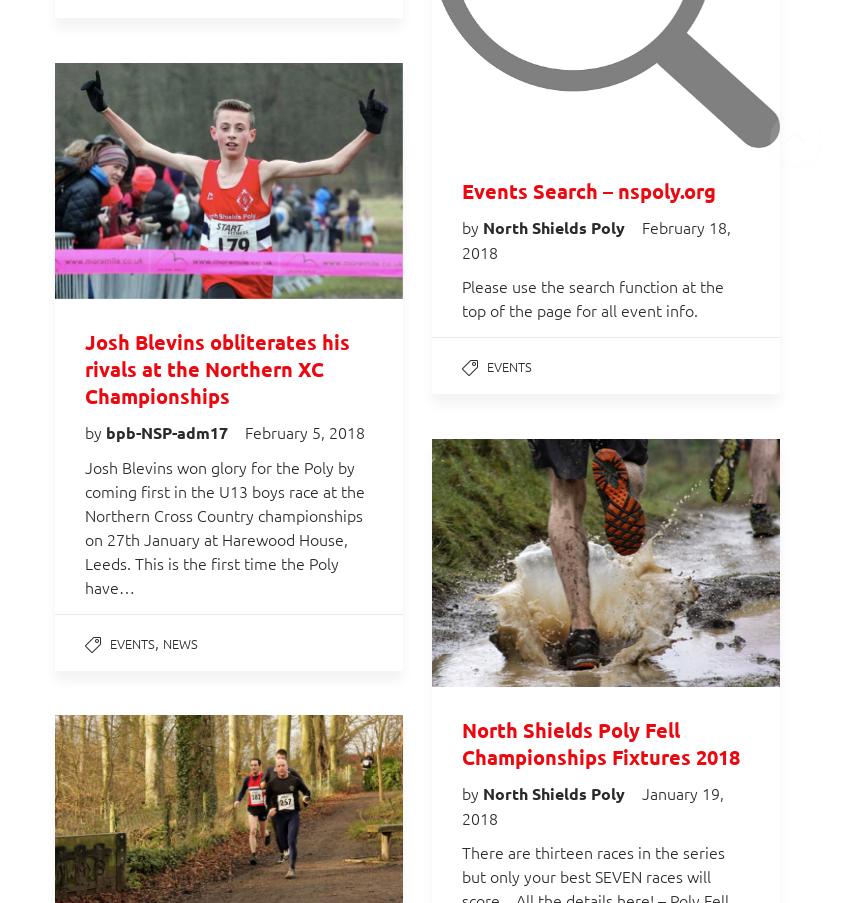  What do you see at coordinates (168, 430) in the screenshot?
I see `'bpb-NSP-adm17'` at bounding box center [168, 430].